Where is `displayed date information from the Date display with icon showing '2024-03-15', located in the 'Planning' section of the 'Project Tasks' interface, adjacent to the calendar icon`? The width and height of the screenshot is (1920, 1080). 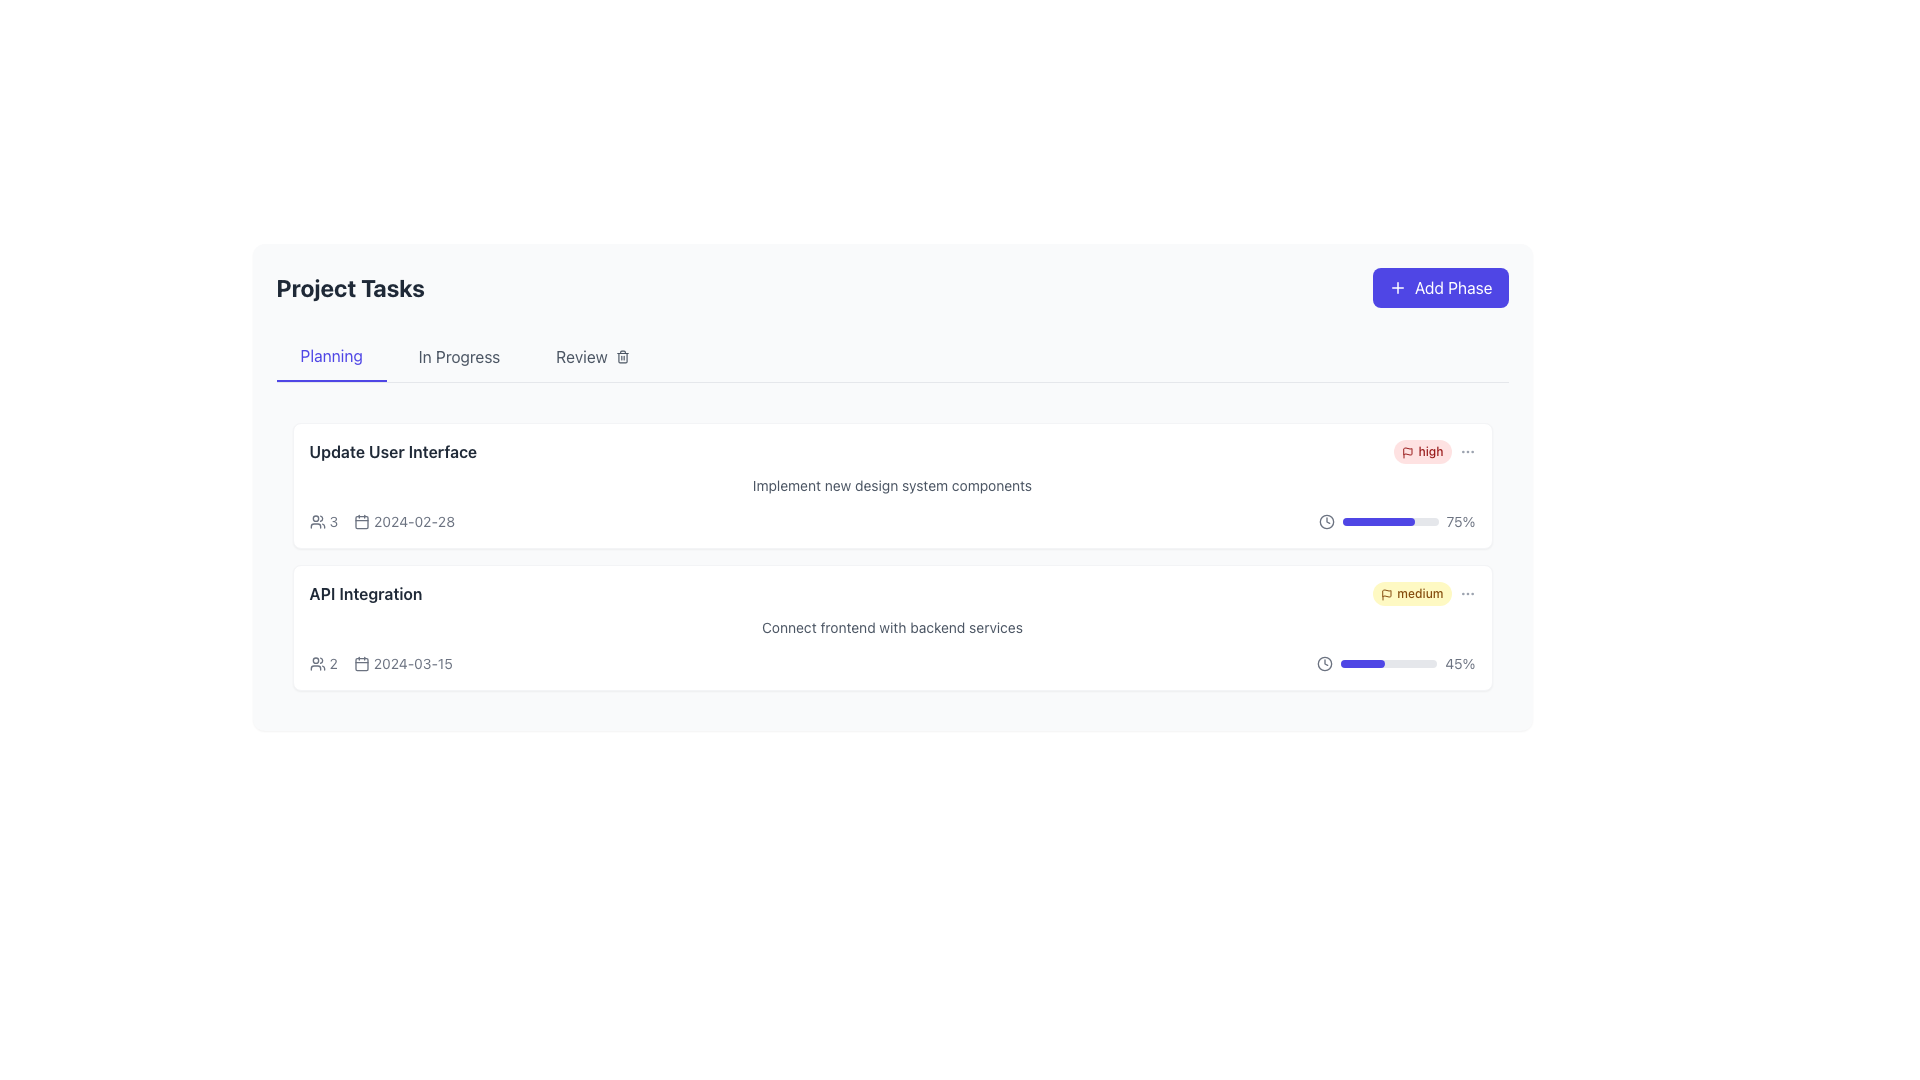 displayed date information from the Date display with icon showing '2024-03-15', located in the 'Planning' section of the 'Project Tasks' interface, adjacent to the calendar icon is located at coordinates (402, 663).